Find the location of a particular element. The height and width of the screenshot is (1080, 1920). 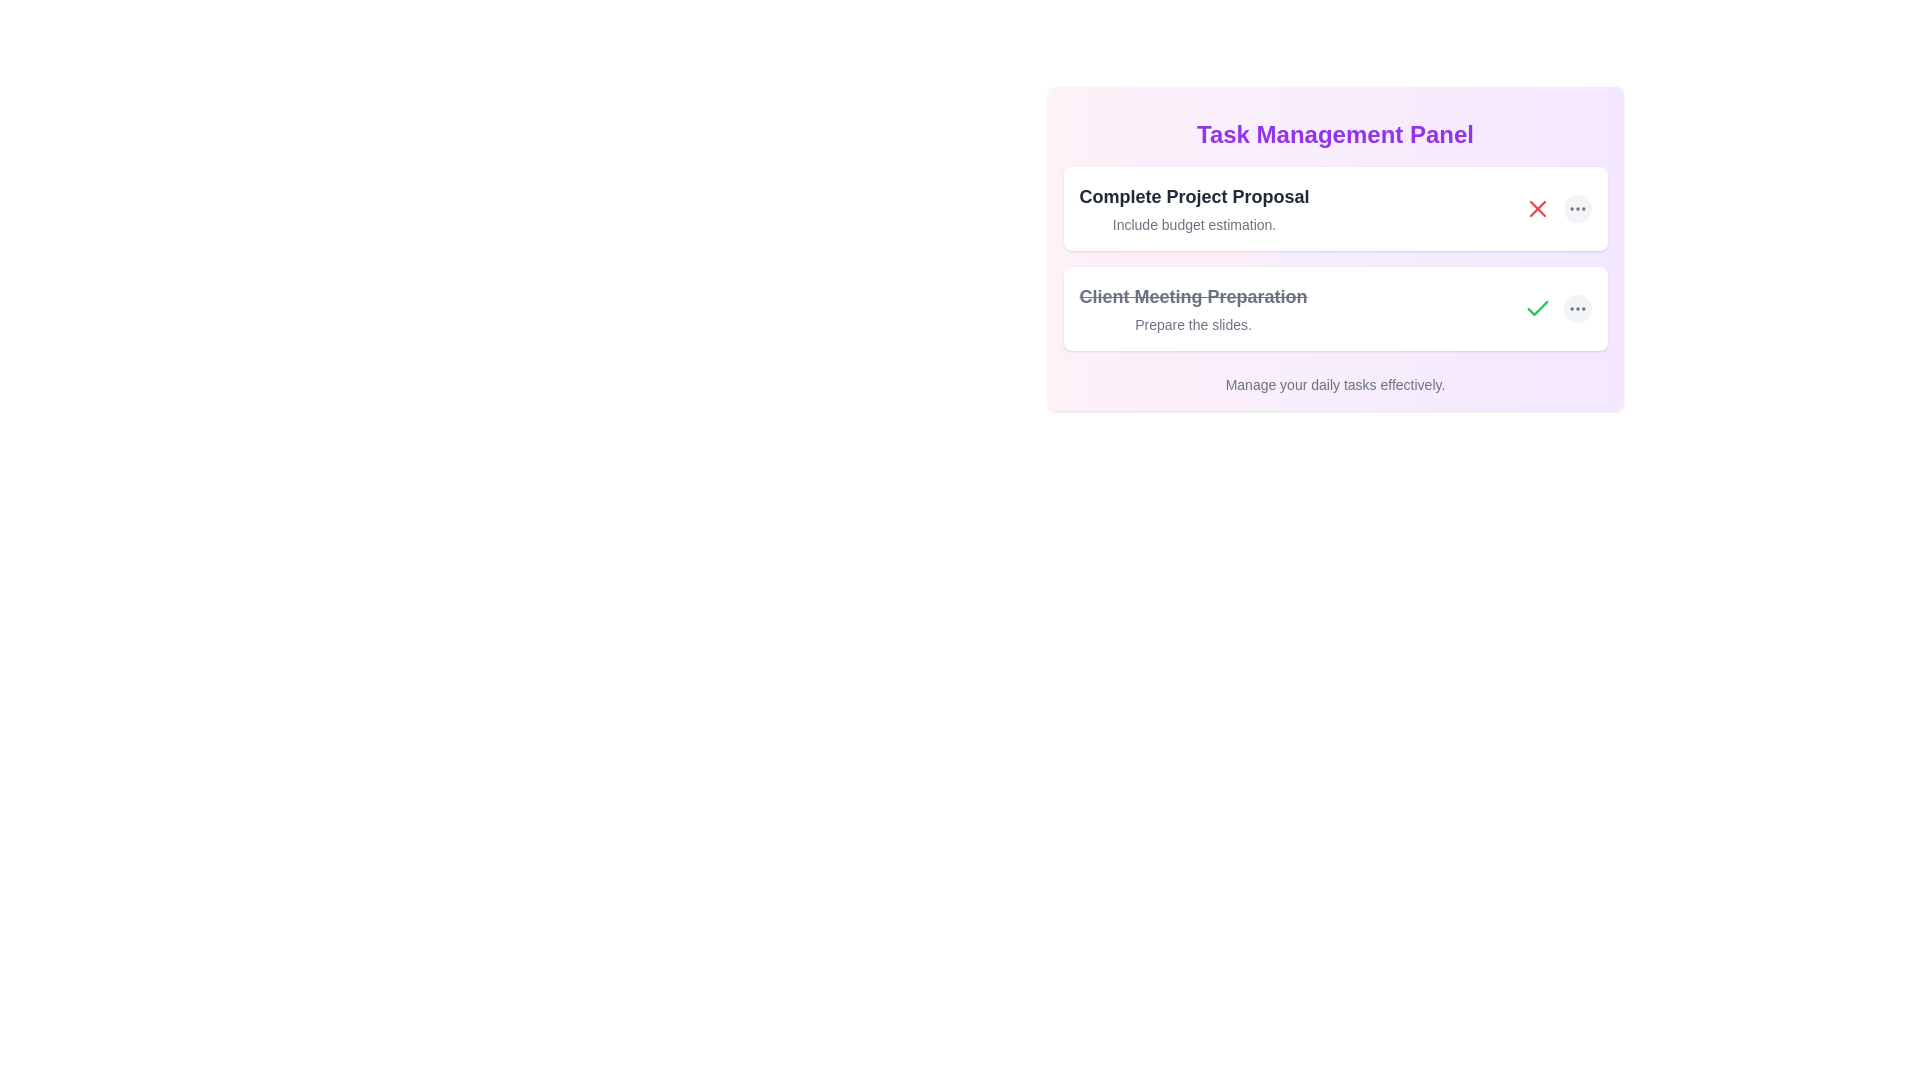

title and subtitle text block located at the top of the first task card in the 'Task Management Panel', which precedes the 'Client Meeting Preparation' card is located at coordinates (1194, 208).